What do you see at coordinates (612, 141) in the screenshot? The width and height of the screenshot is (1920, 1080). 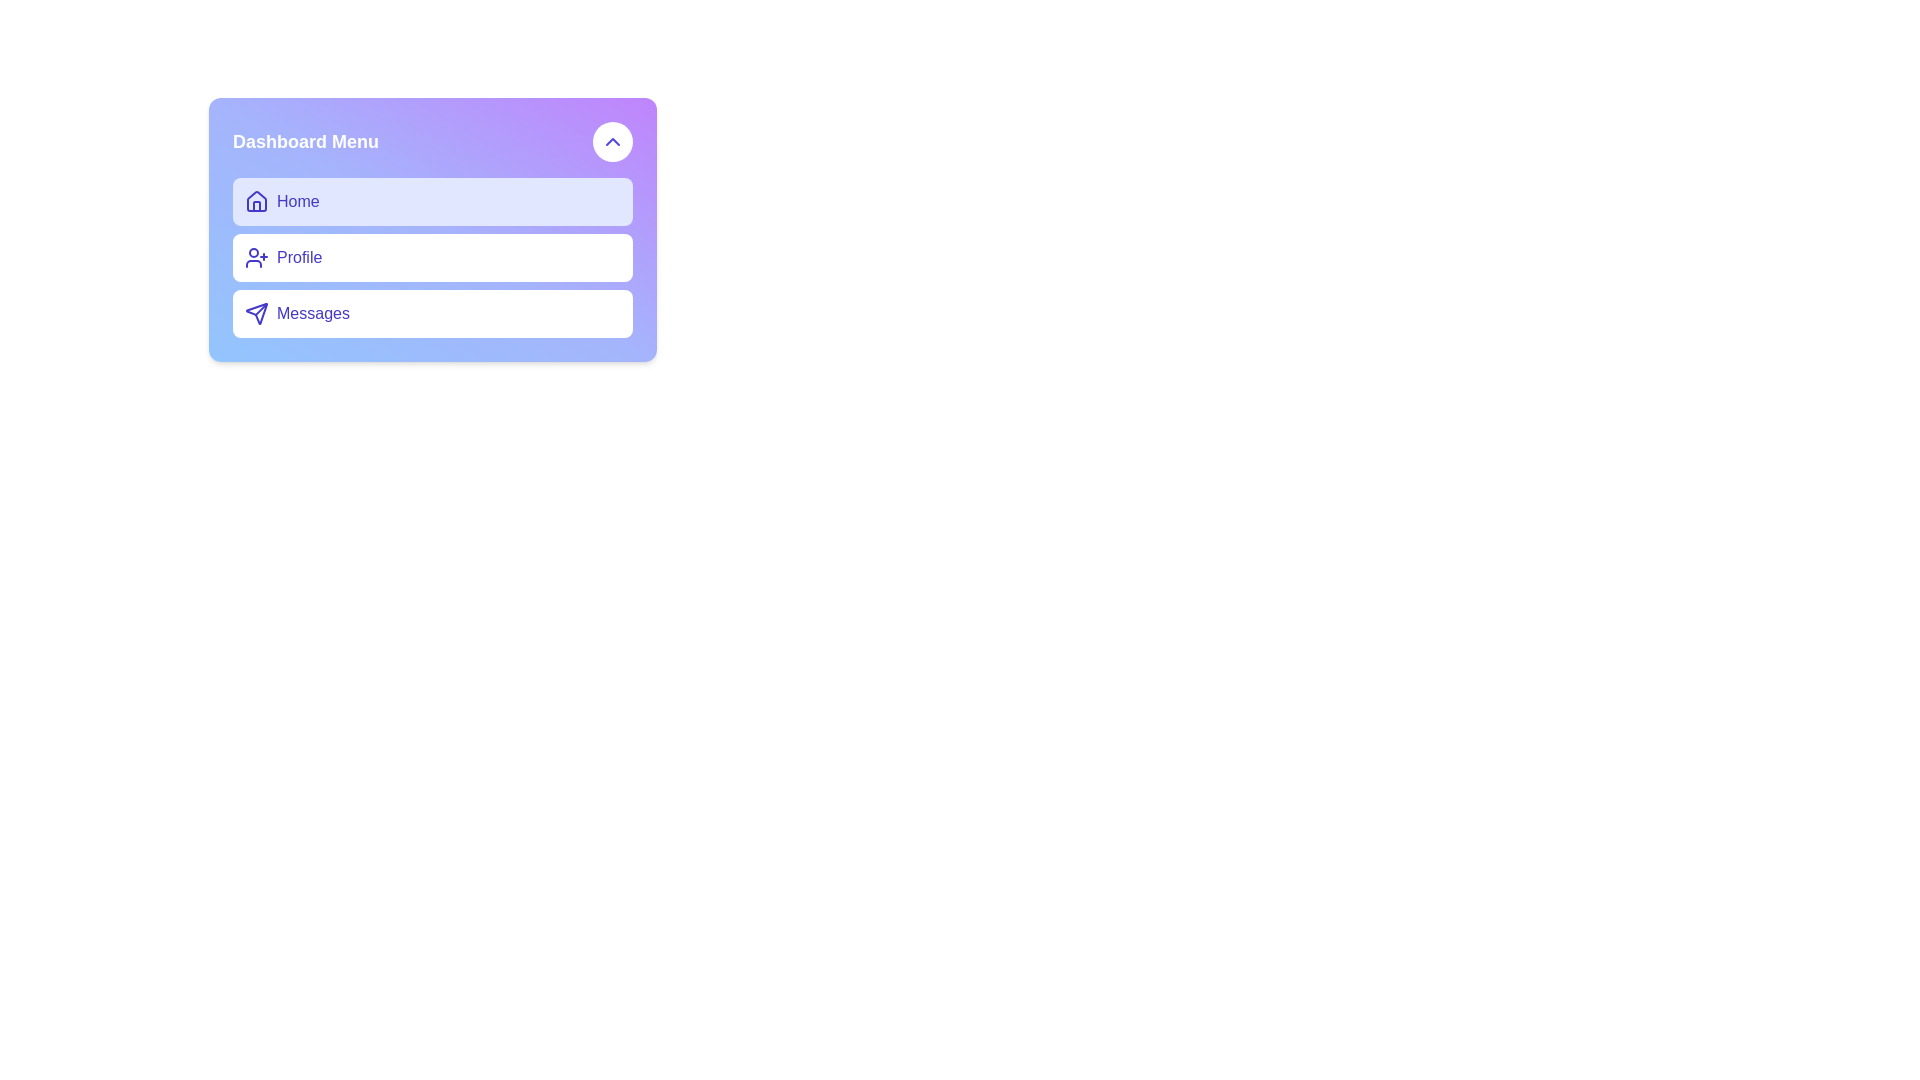 I see `the button with an upward arrow icon in the top-right corner of the 'Dashboard Menu'` at bounding box center [612, 141].